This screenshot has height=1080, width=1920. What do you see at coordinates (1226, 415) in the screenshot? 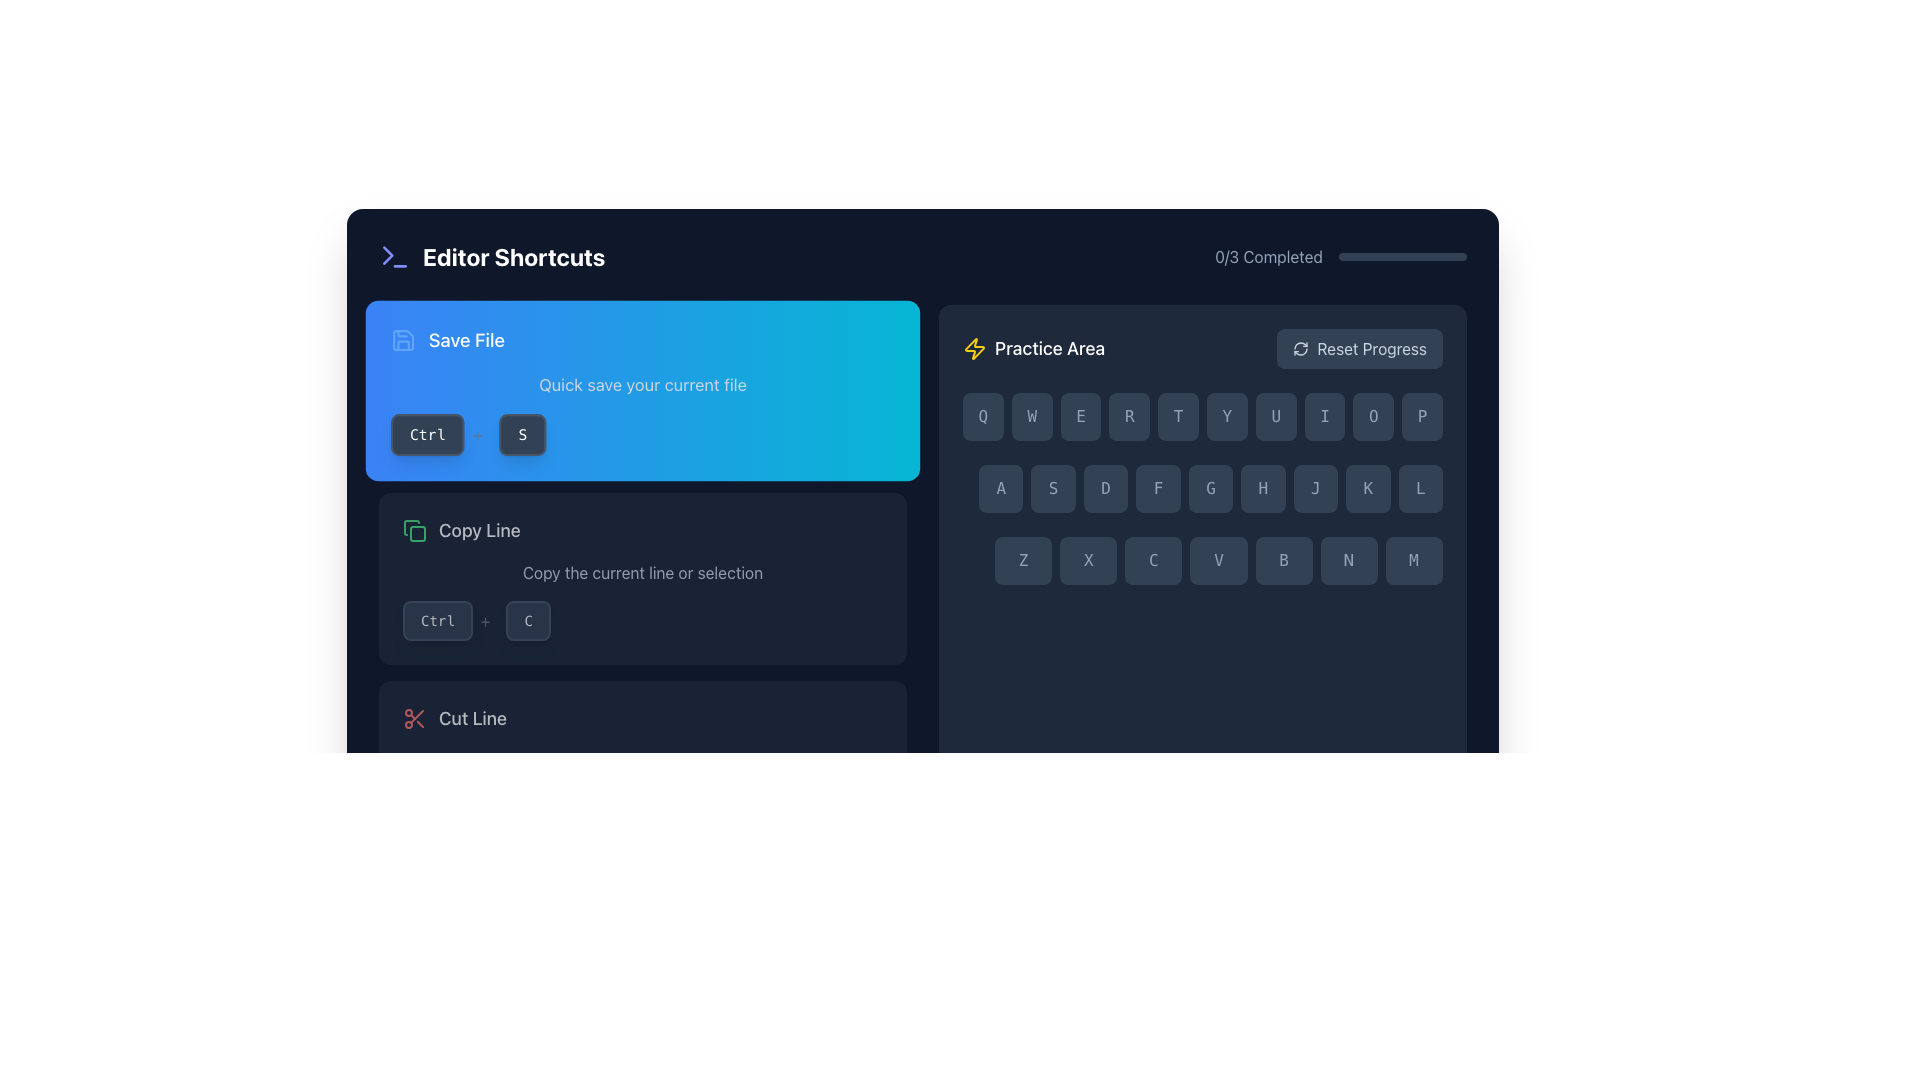
I see `the virtual keyboard button located as the sixth key in a row of ten, positioned centrally on the right side of the interface, directly to the right of the 'T' key and to the left of the 'U' key` at bounding box center [1226, 415].